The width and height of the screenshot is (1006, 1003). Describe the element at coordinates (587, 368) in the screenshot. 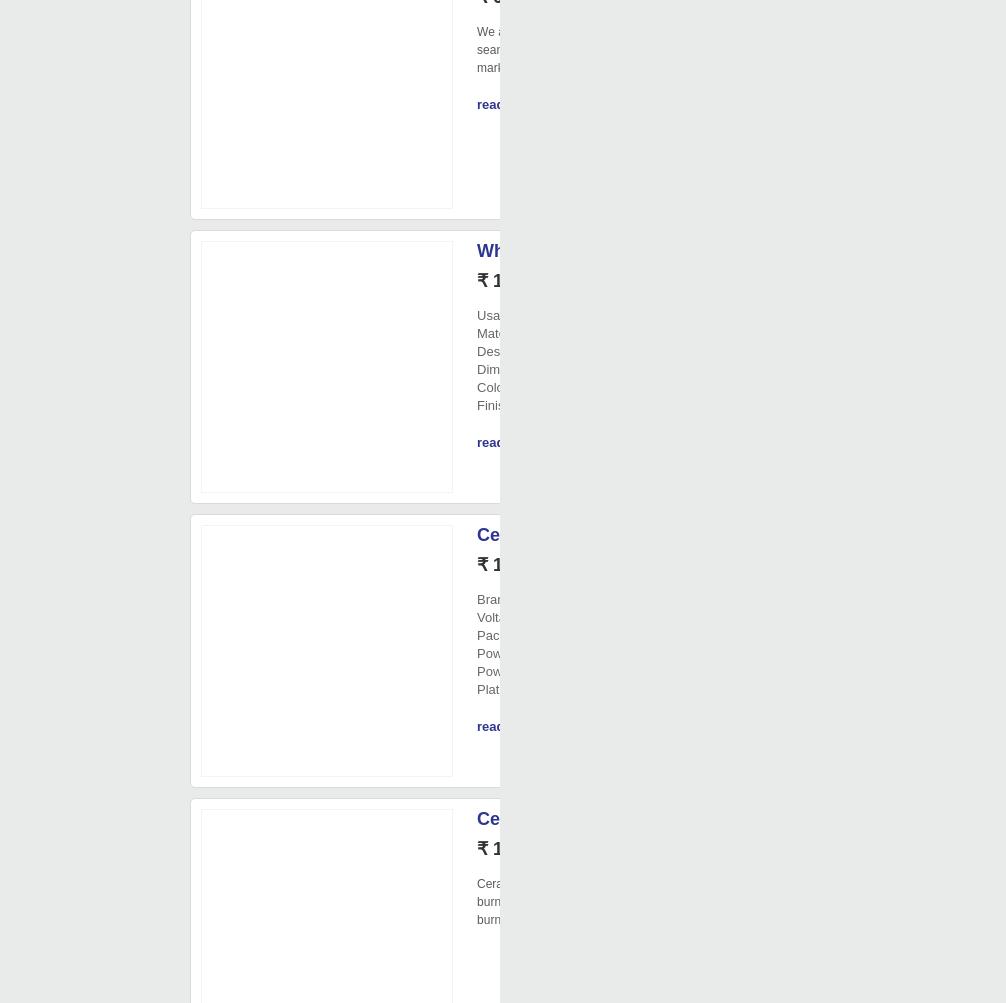

I see `':  2.5x5 inch(LxH)'` at that location.